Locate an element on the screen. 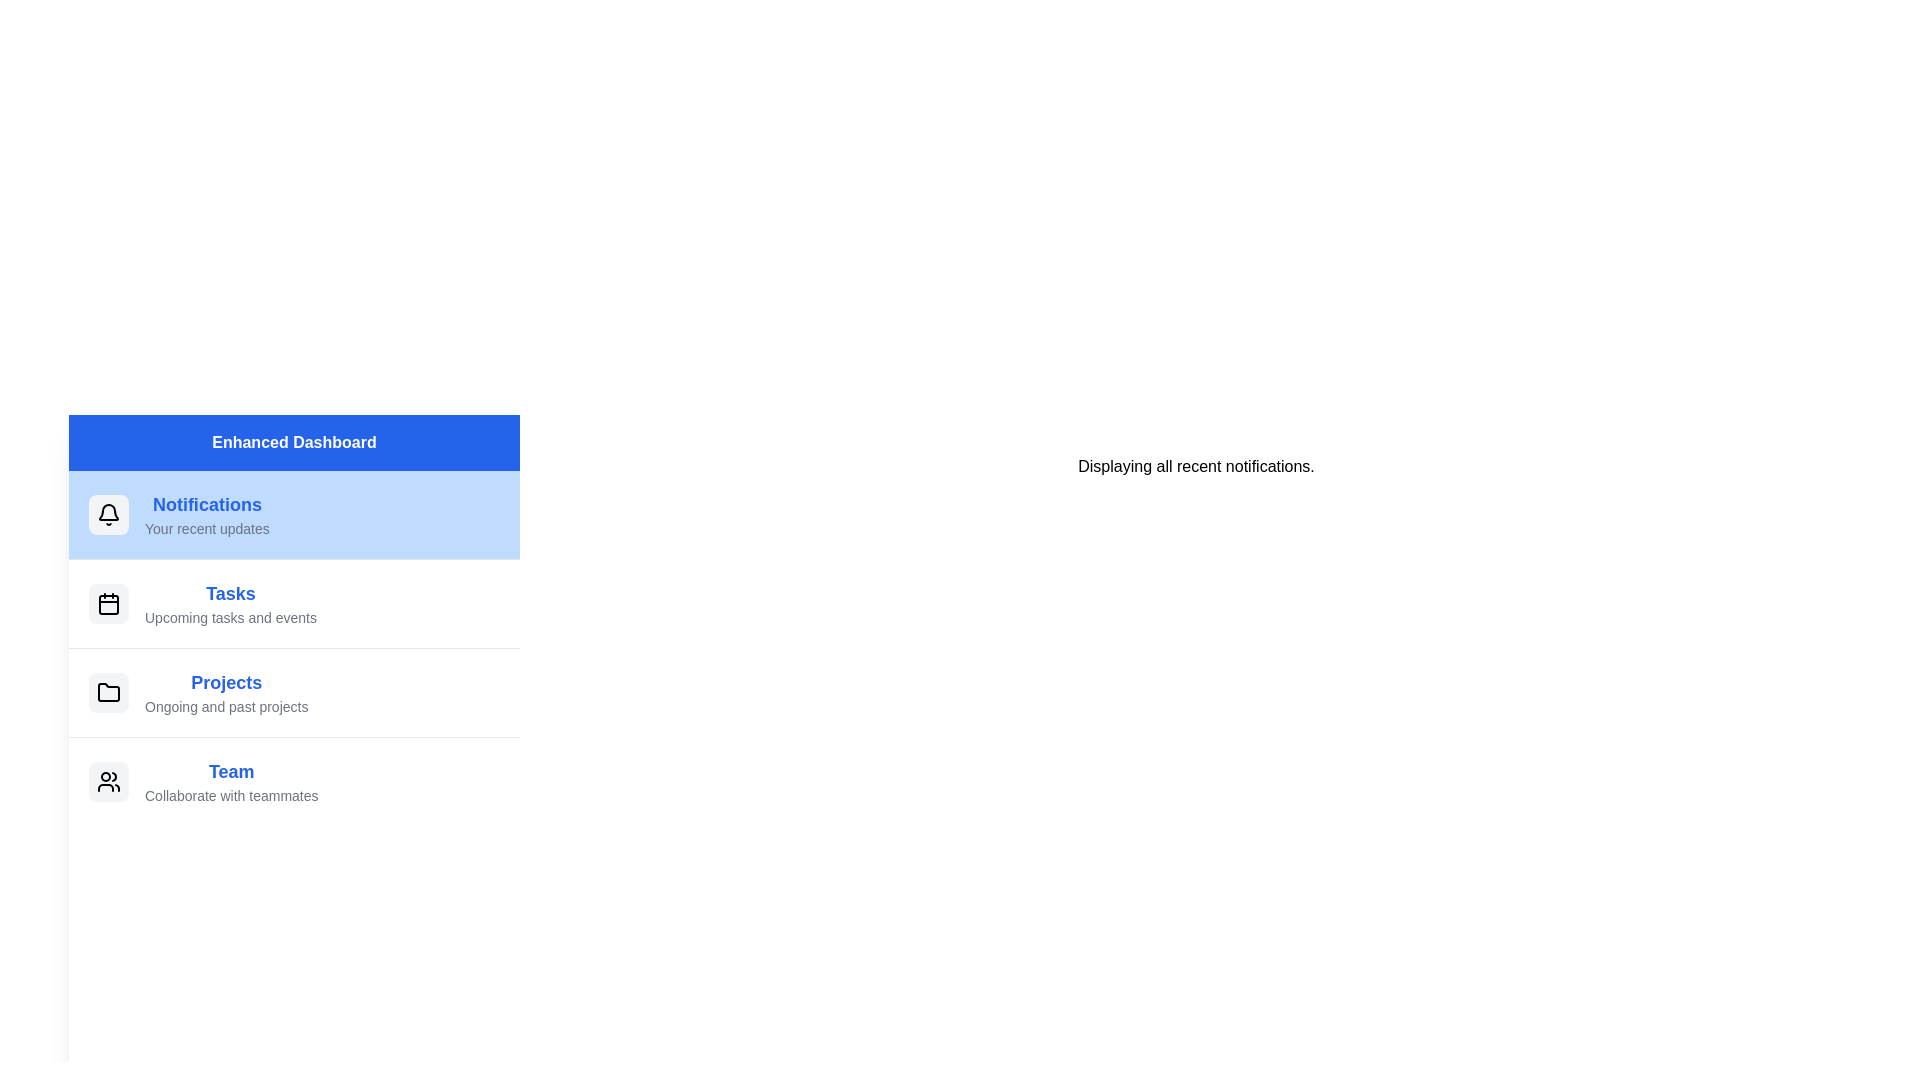 This screenshot has height=1080, width=1920. the icon next to the menu item labeled 'Notifications' is located at coordinates (108, 514).